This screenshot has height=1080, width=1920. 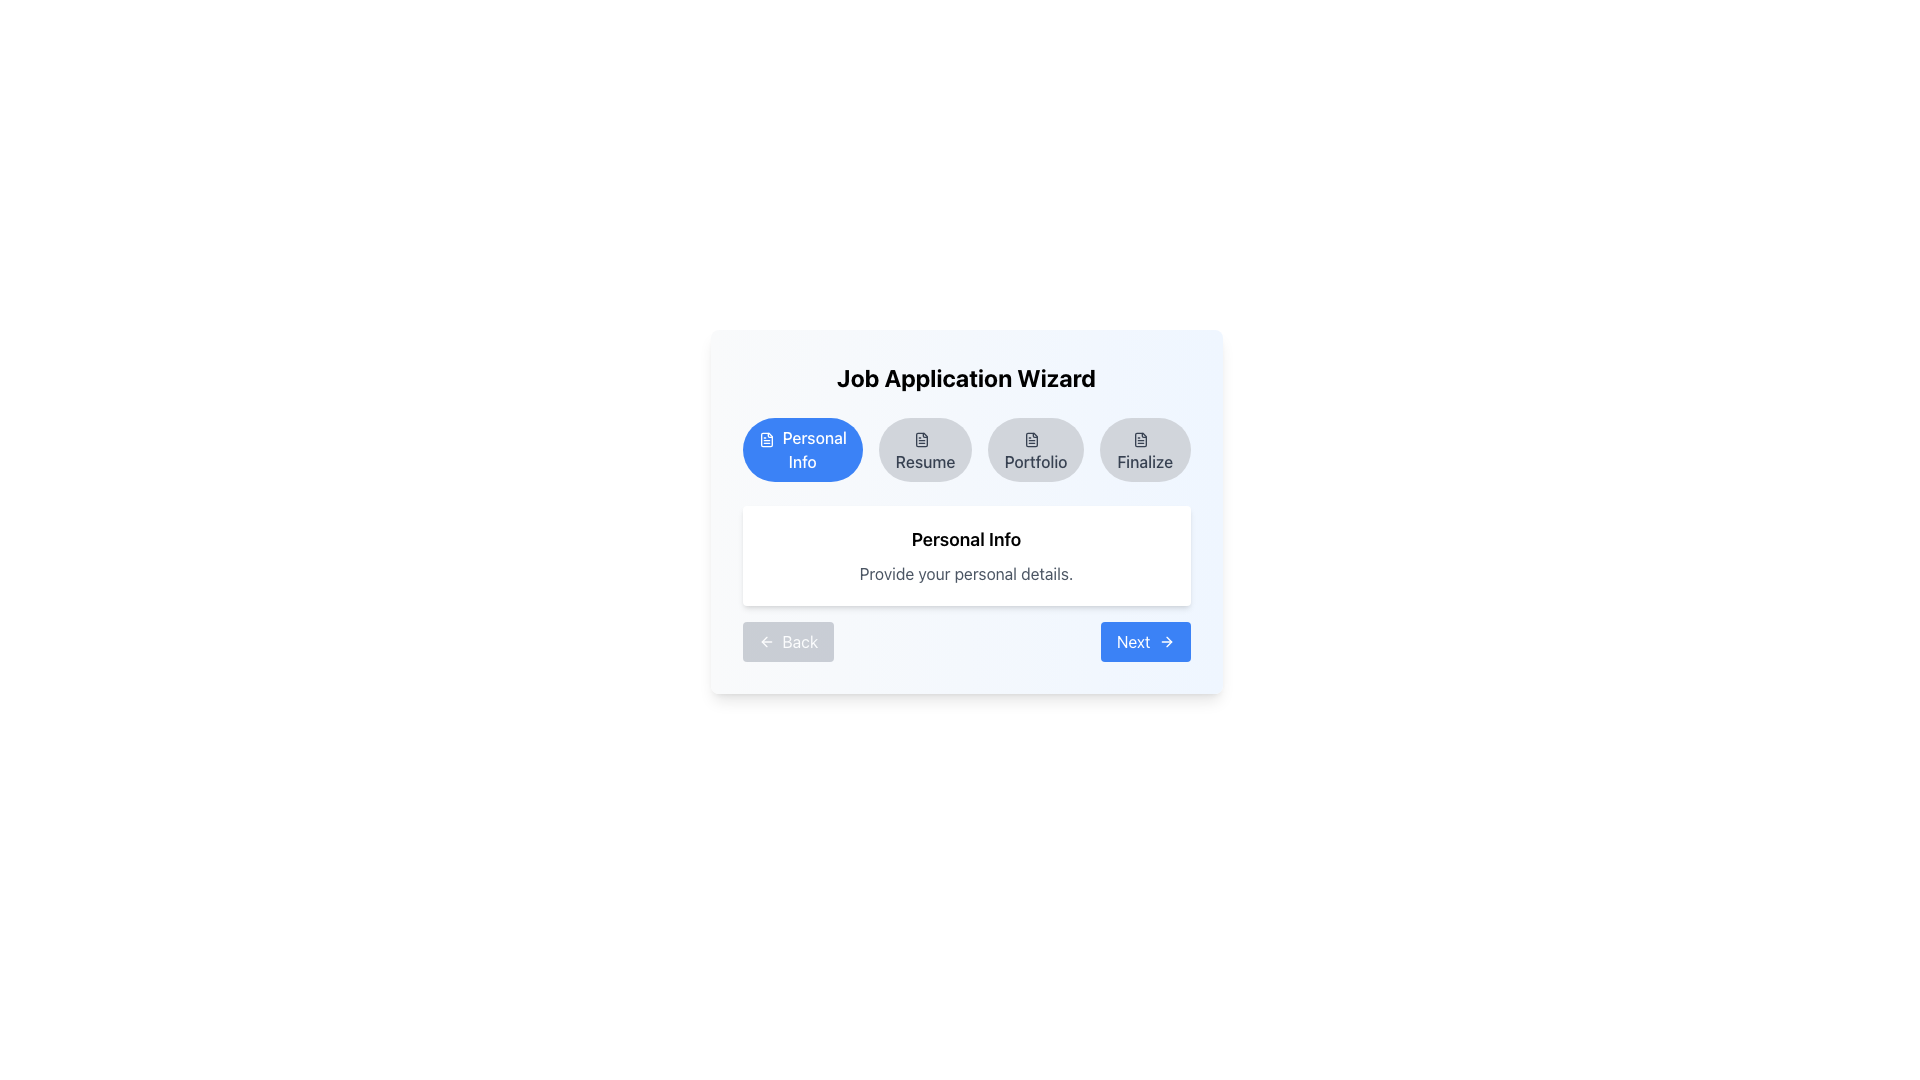 I want to click on the 'Portfolio' navigation button located below the 'Job Application Wizard' section, so click(x=1036, y=450).